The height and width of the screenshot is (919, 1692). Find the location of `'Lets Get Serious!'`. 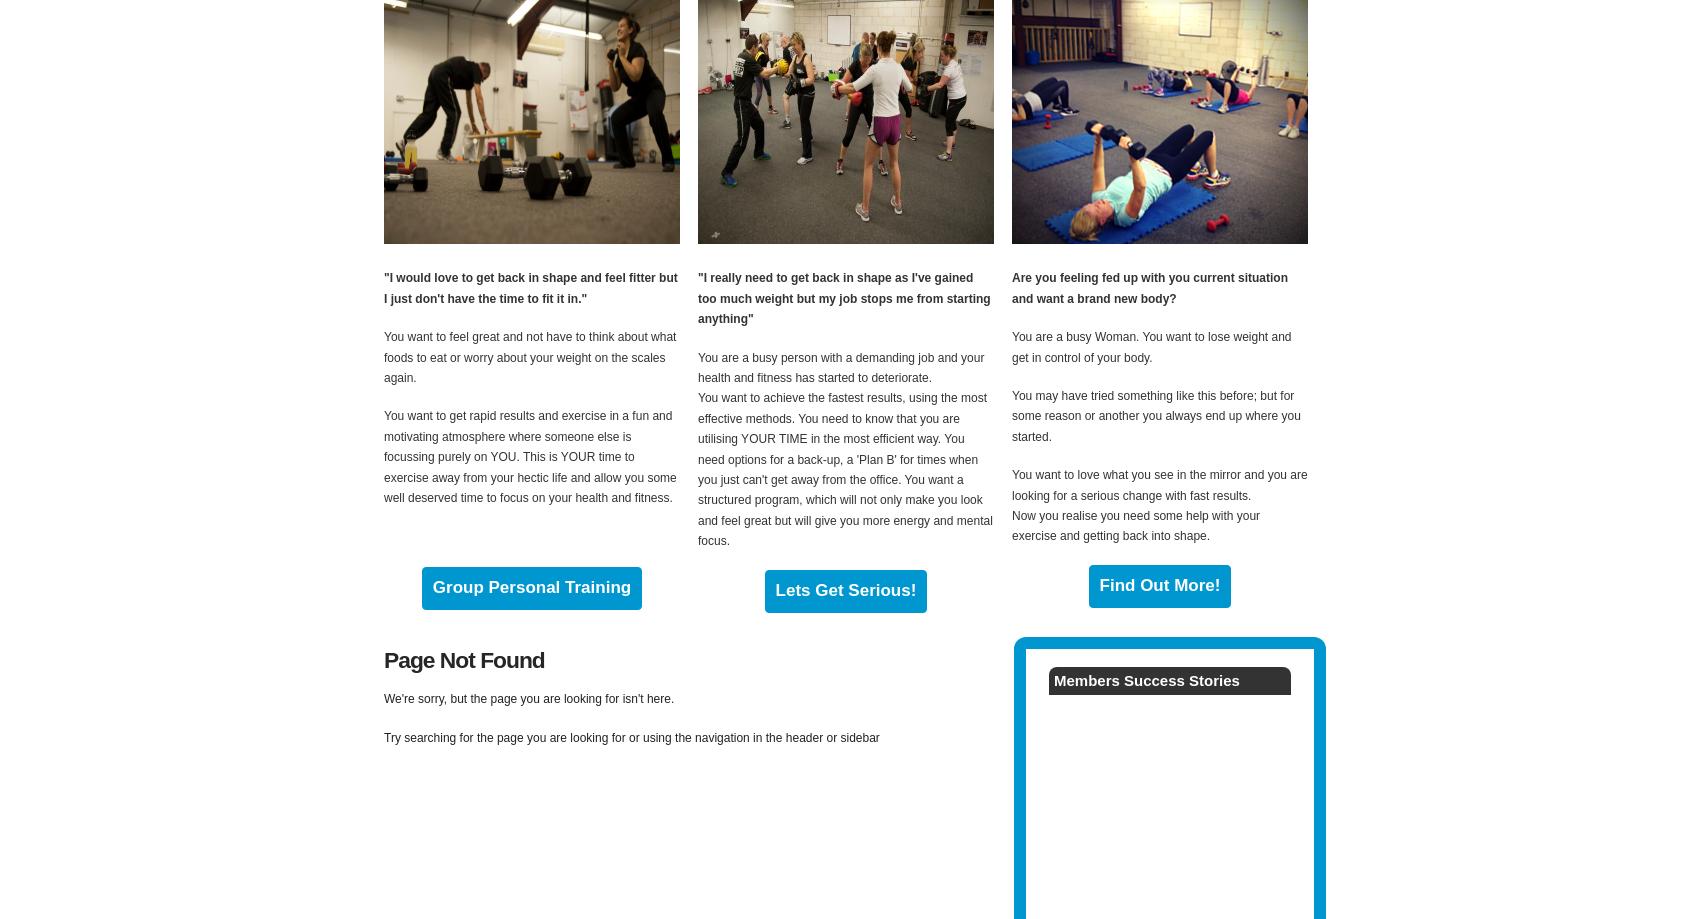

'Lets Get Serious!' is located at coordinates (845, 589).